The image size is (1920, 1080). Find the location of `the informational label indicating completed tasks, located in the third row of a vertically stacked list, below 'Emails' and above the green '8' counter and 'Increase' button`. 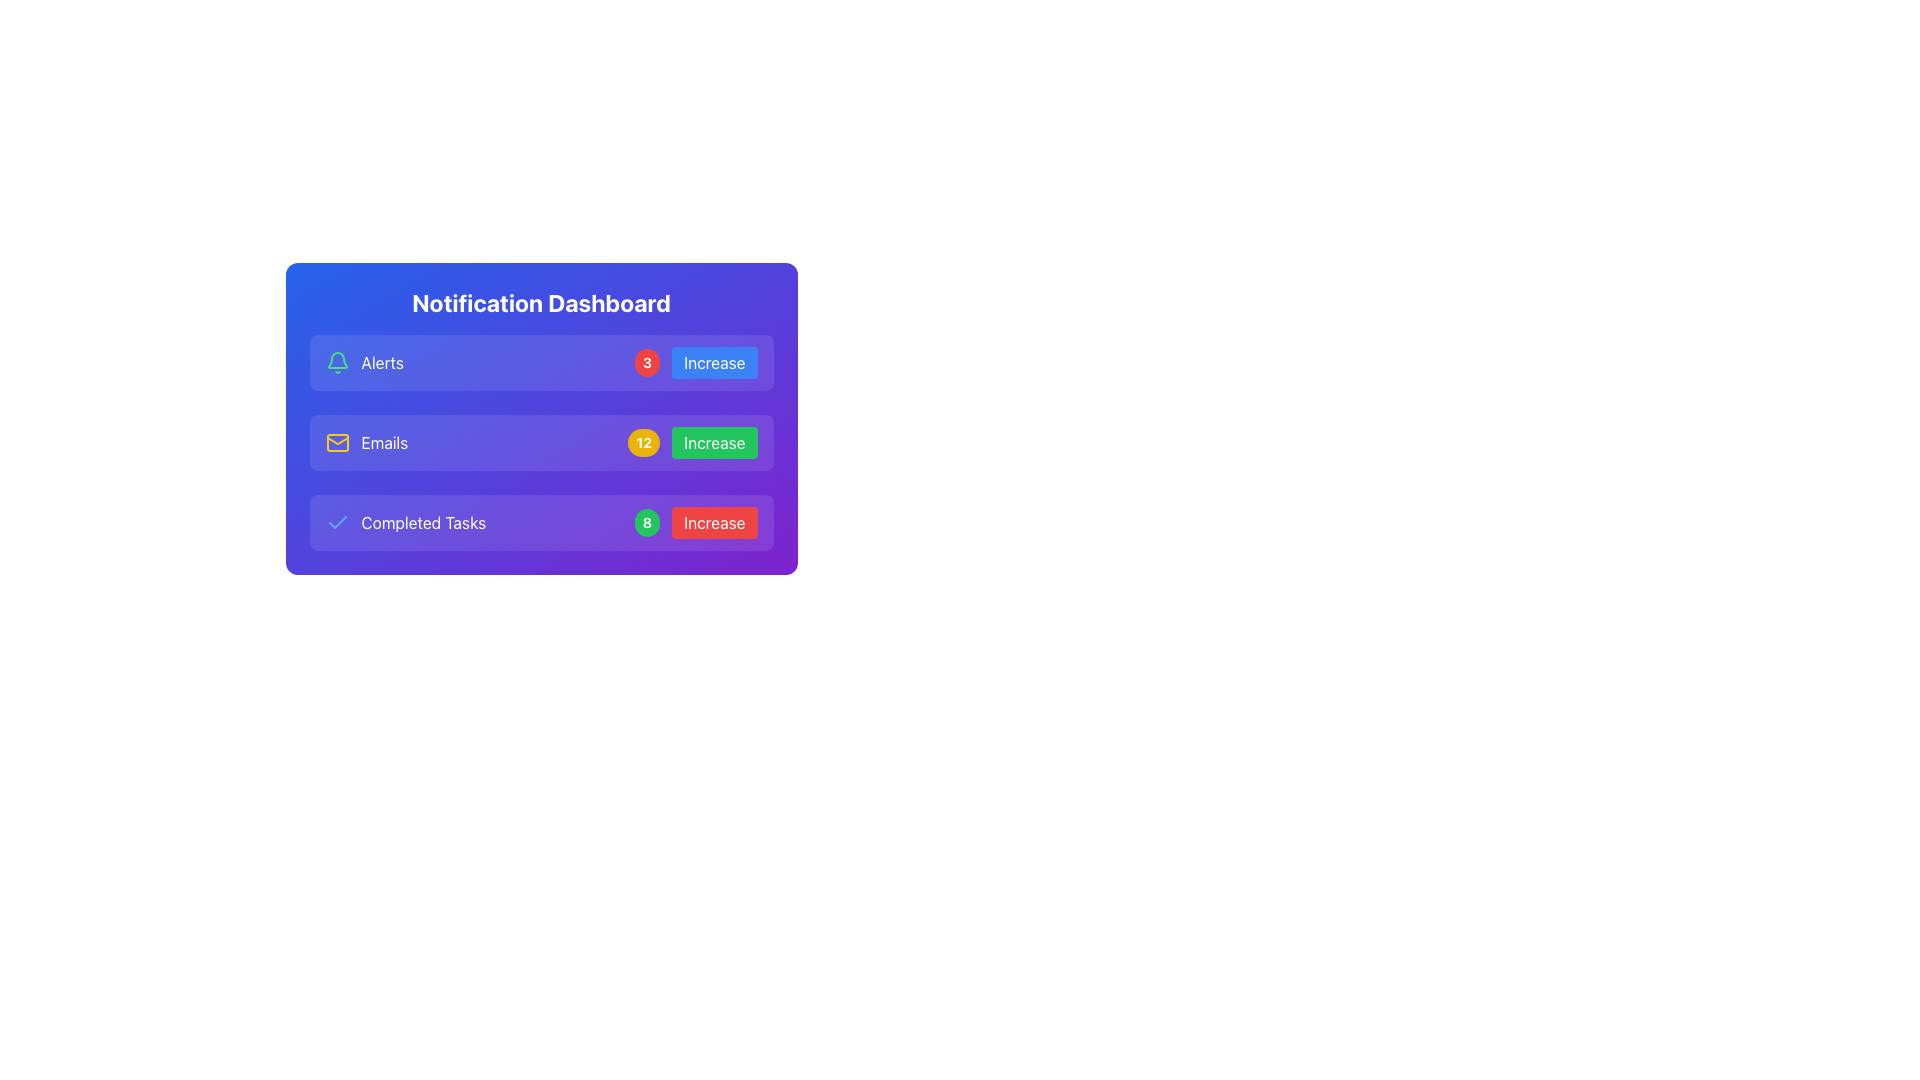

the informational label indicating completed tasks, located in the third row of a vertically stacked list, below 'Emails' and above the green '8' counter and 'Increase' button is located at coordinates (404, 522).